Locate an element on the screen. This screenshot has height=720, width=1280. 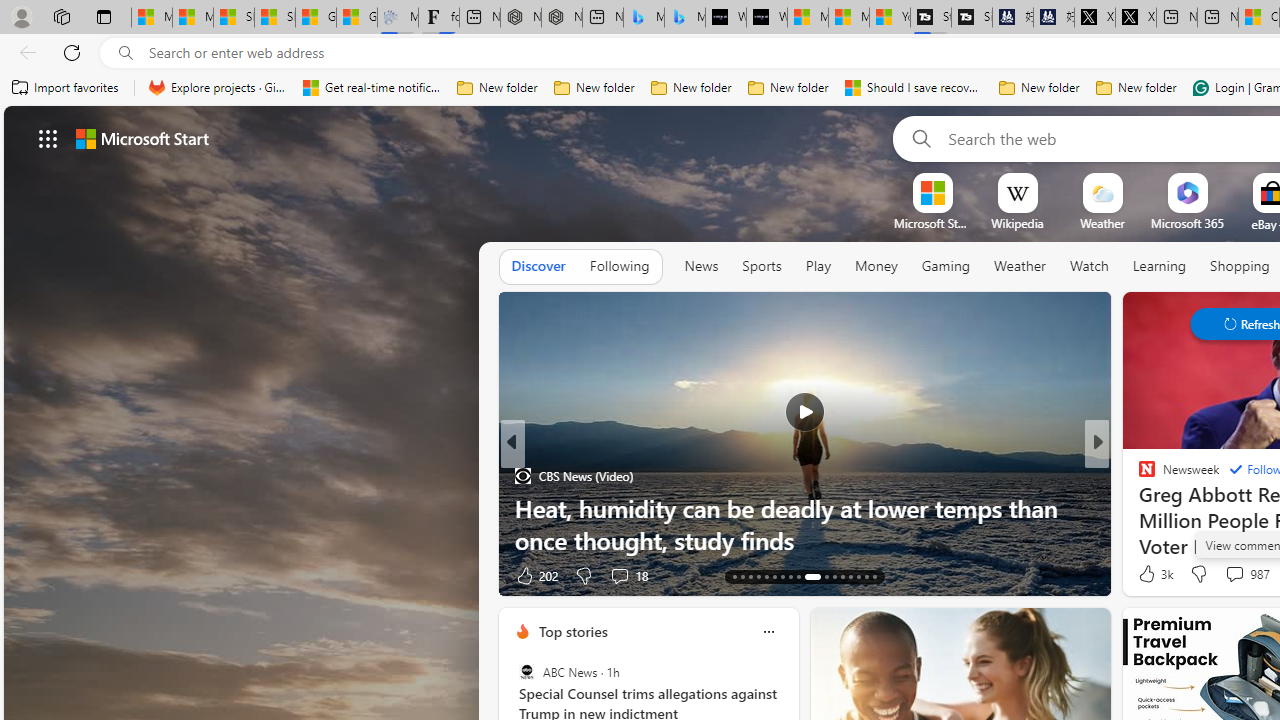
'View comments 17 Comment' is located at coordinates (1243, 575).